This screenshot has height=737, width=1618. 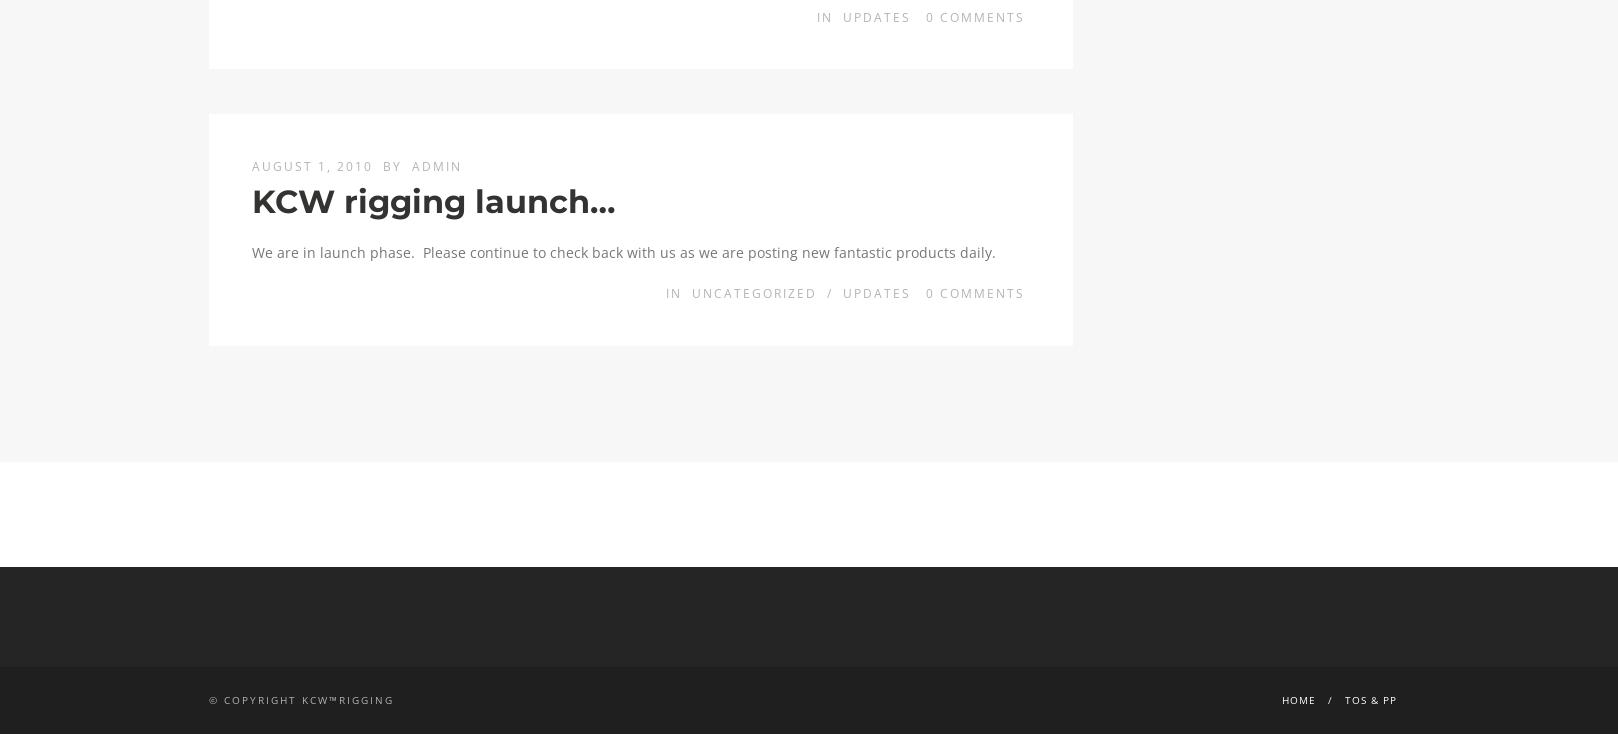 I want to click on 'August 1, 2010', so click(x=315, y=164).